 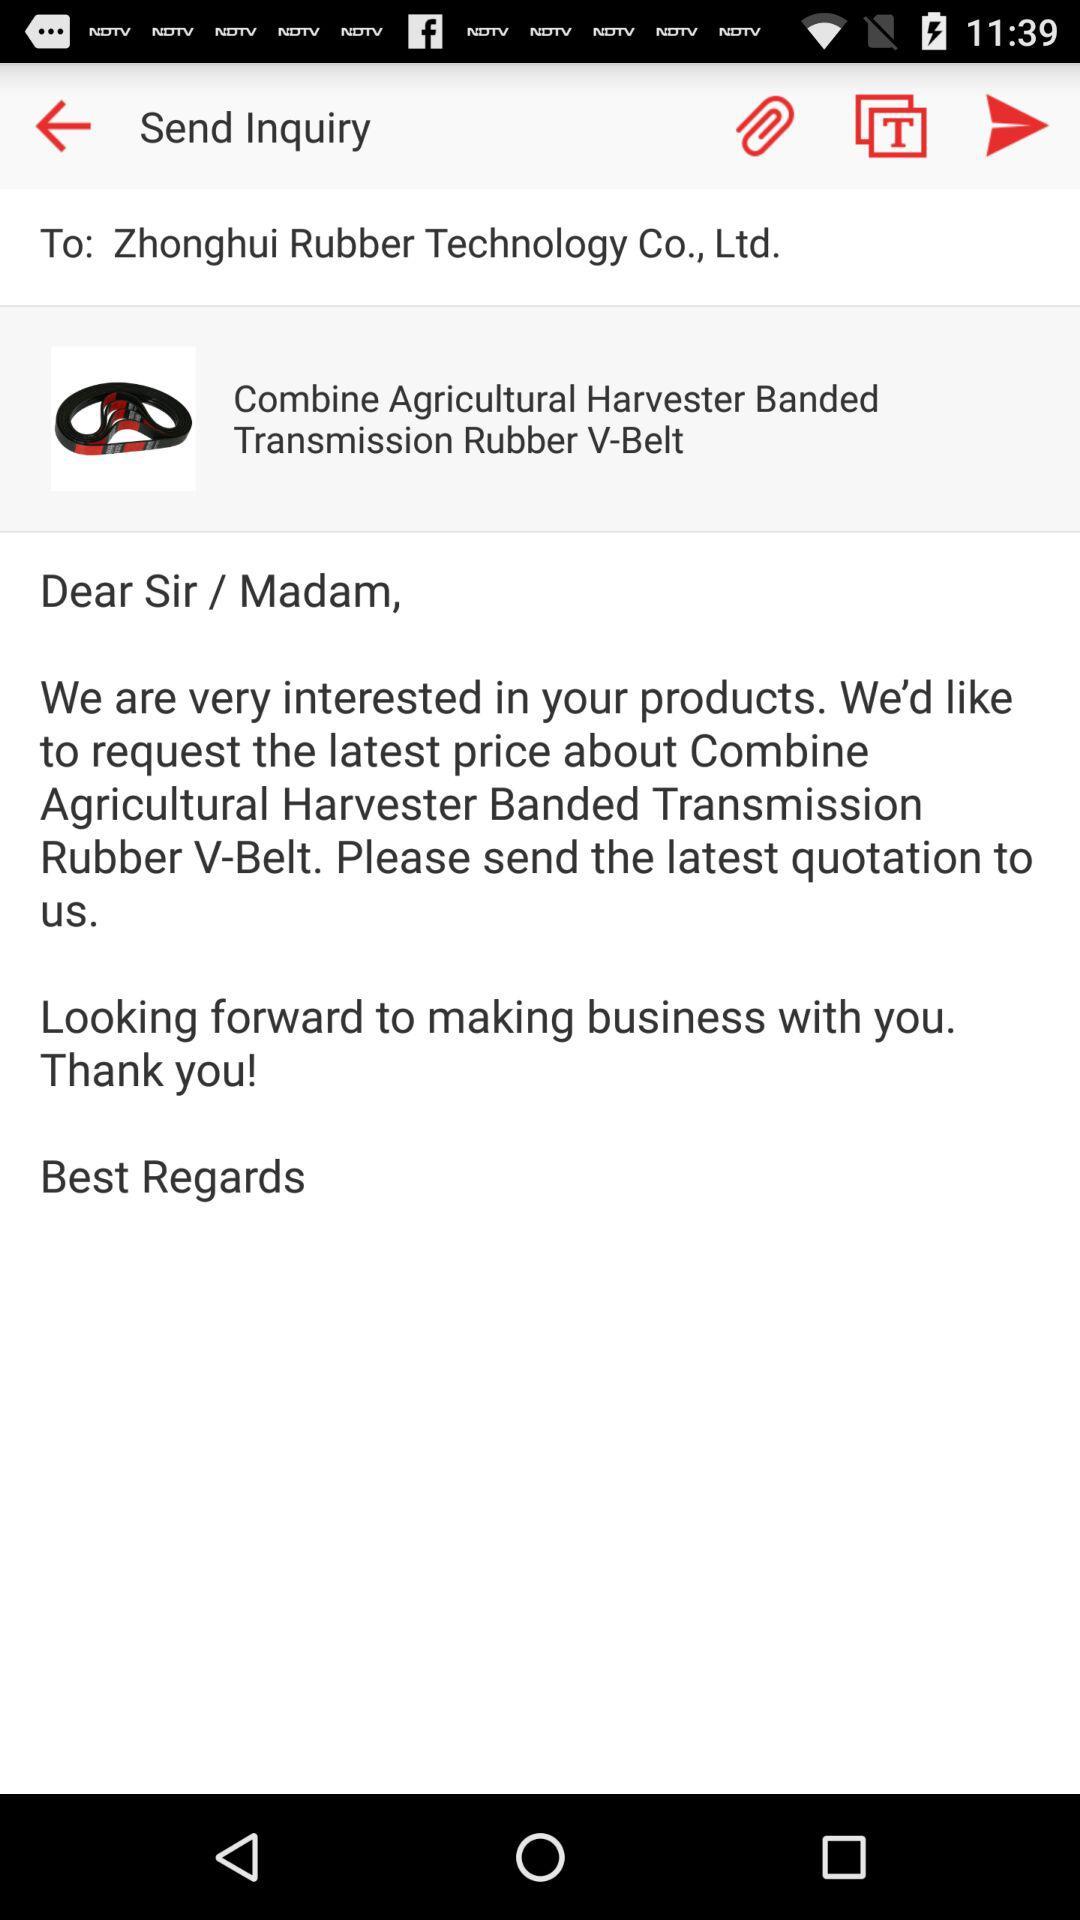 What do you see at coordinates (764, 124) in the screenshot?
I see `attachment` at bounding box center [764, 124].